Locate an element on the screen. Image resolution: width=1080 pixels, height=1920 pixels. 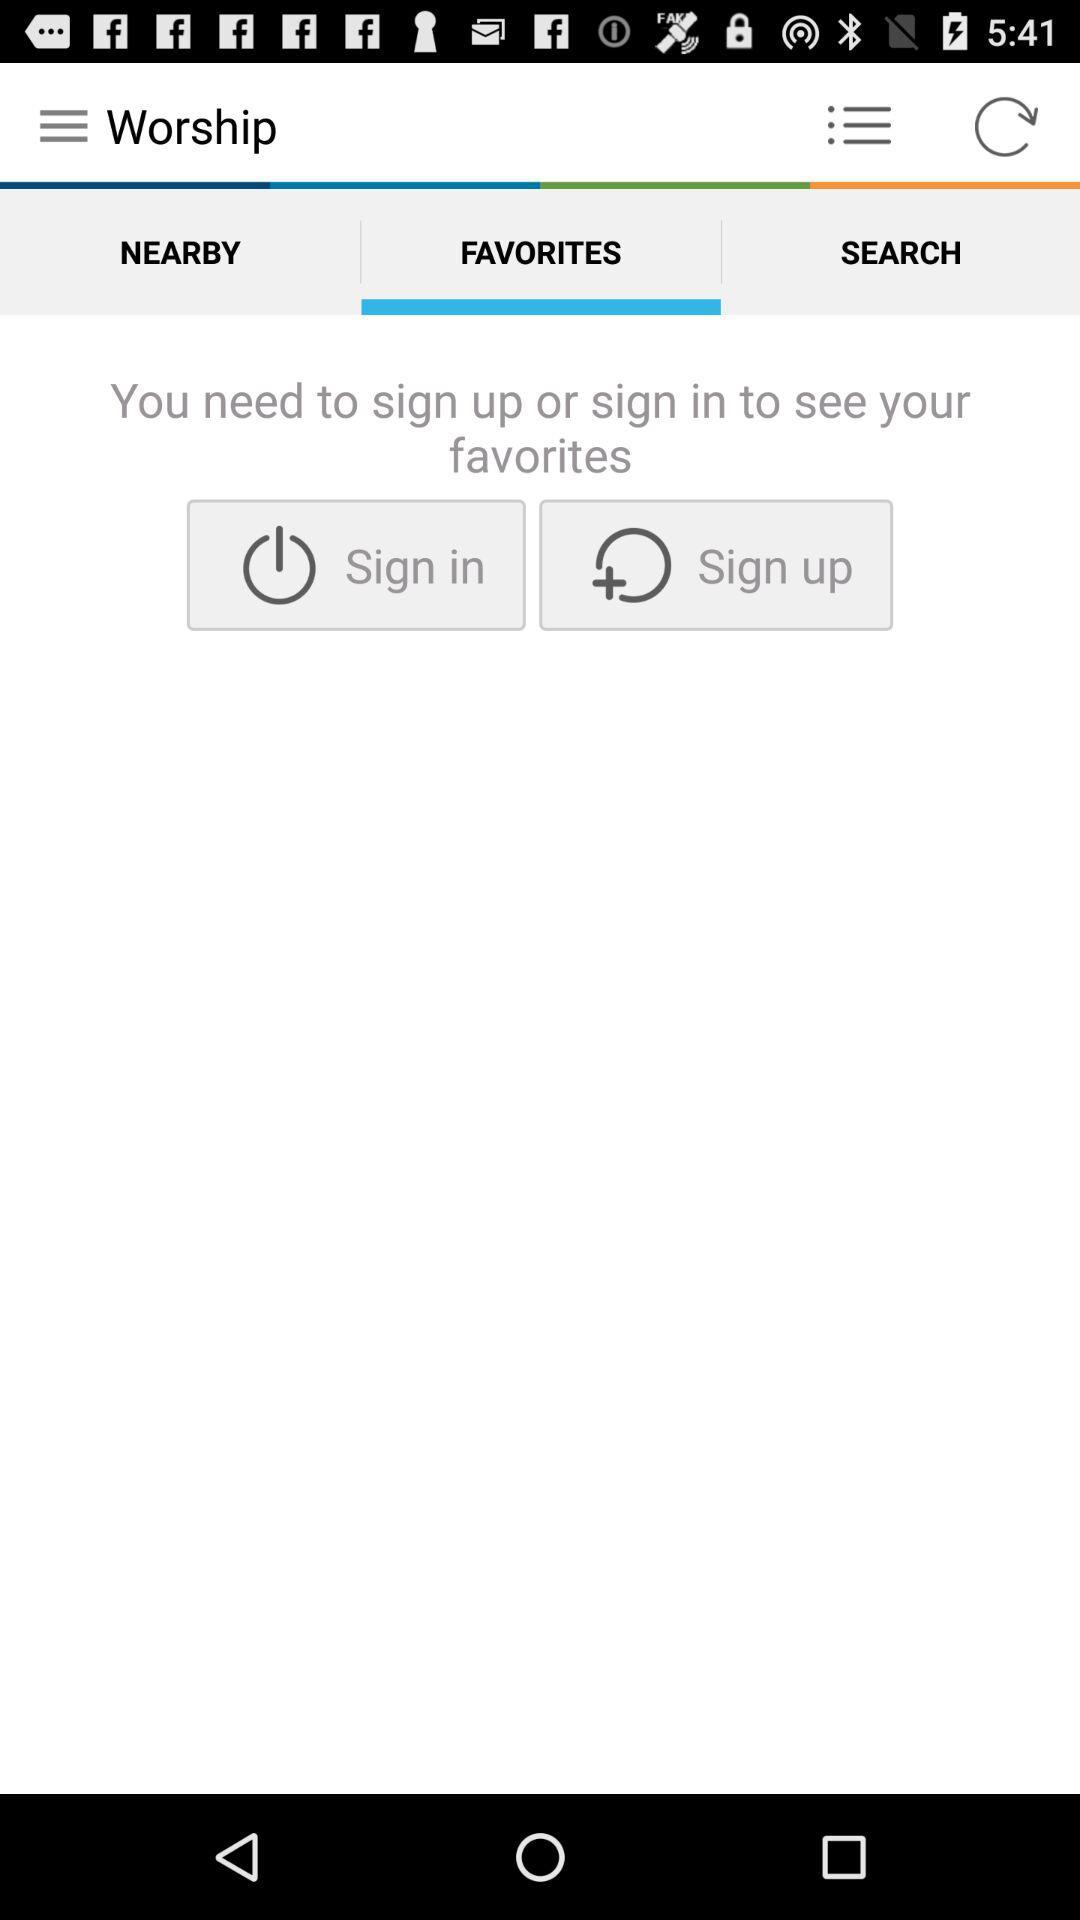
icon above search is located at coordinates (858, 124).